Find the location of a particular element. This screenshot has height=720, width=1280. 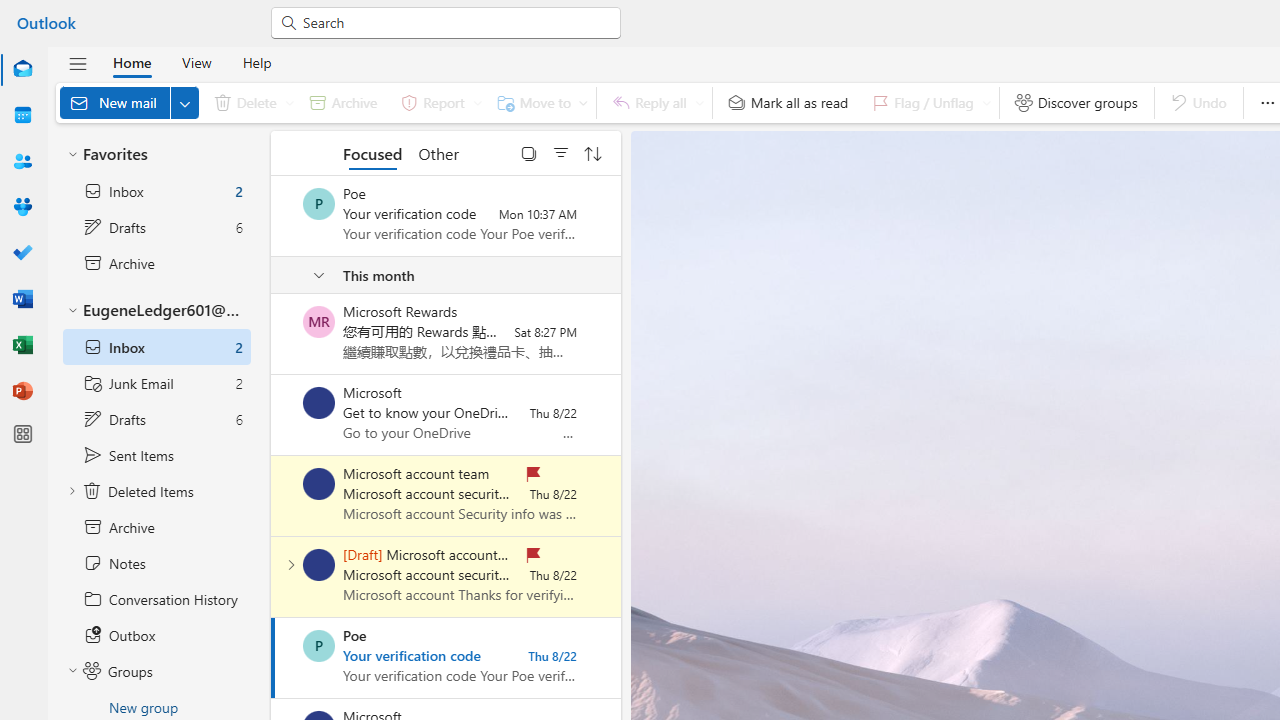

'View' is located at coordinates (196, 61).